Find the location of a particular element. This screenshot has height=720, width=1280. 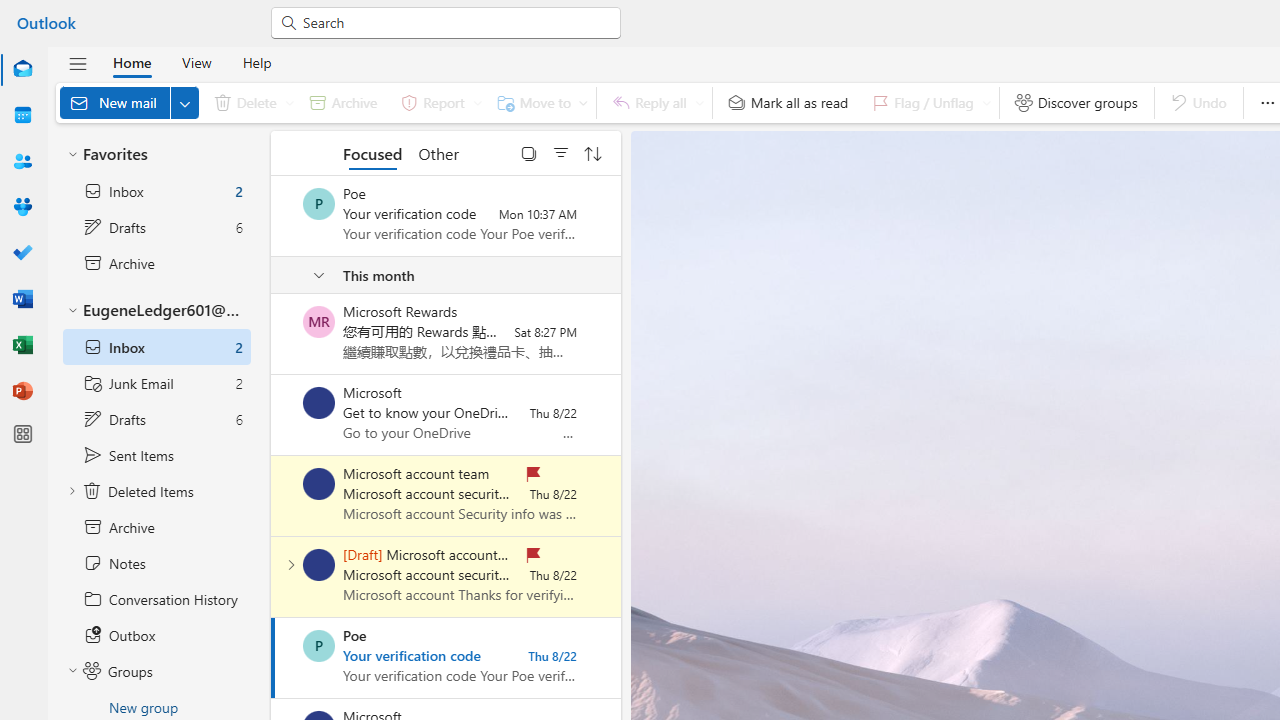

'View' is located at coordinates (196, 61).